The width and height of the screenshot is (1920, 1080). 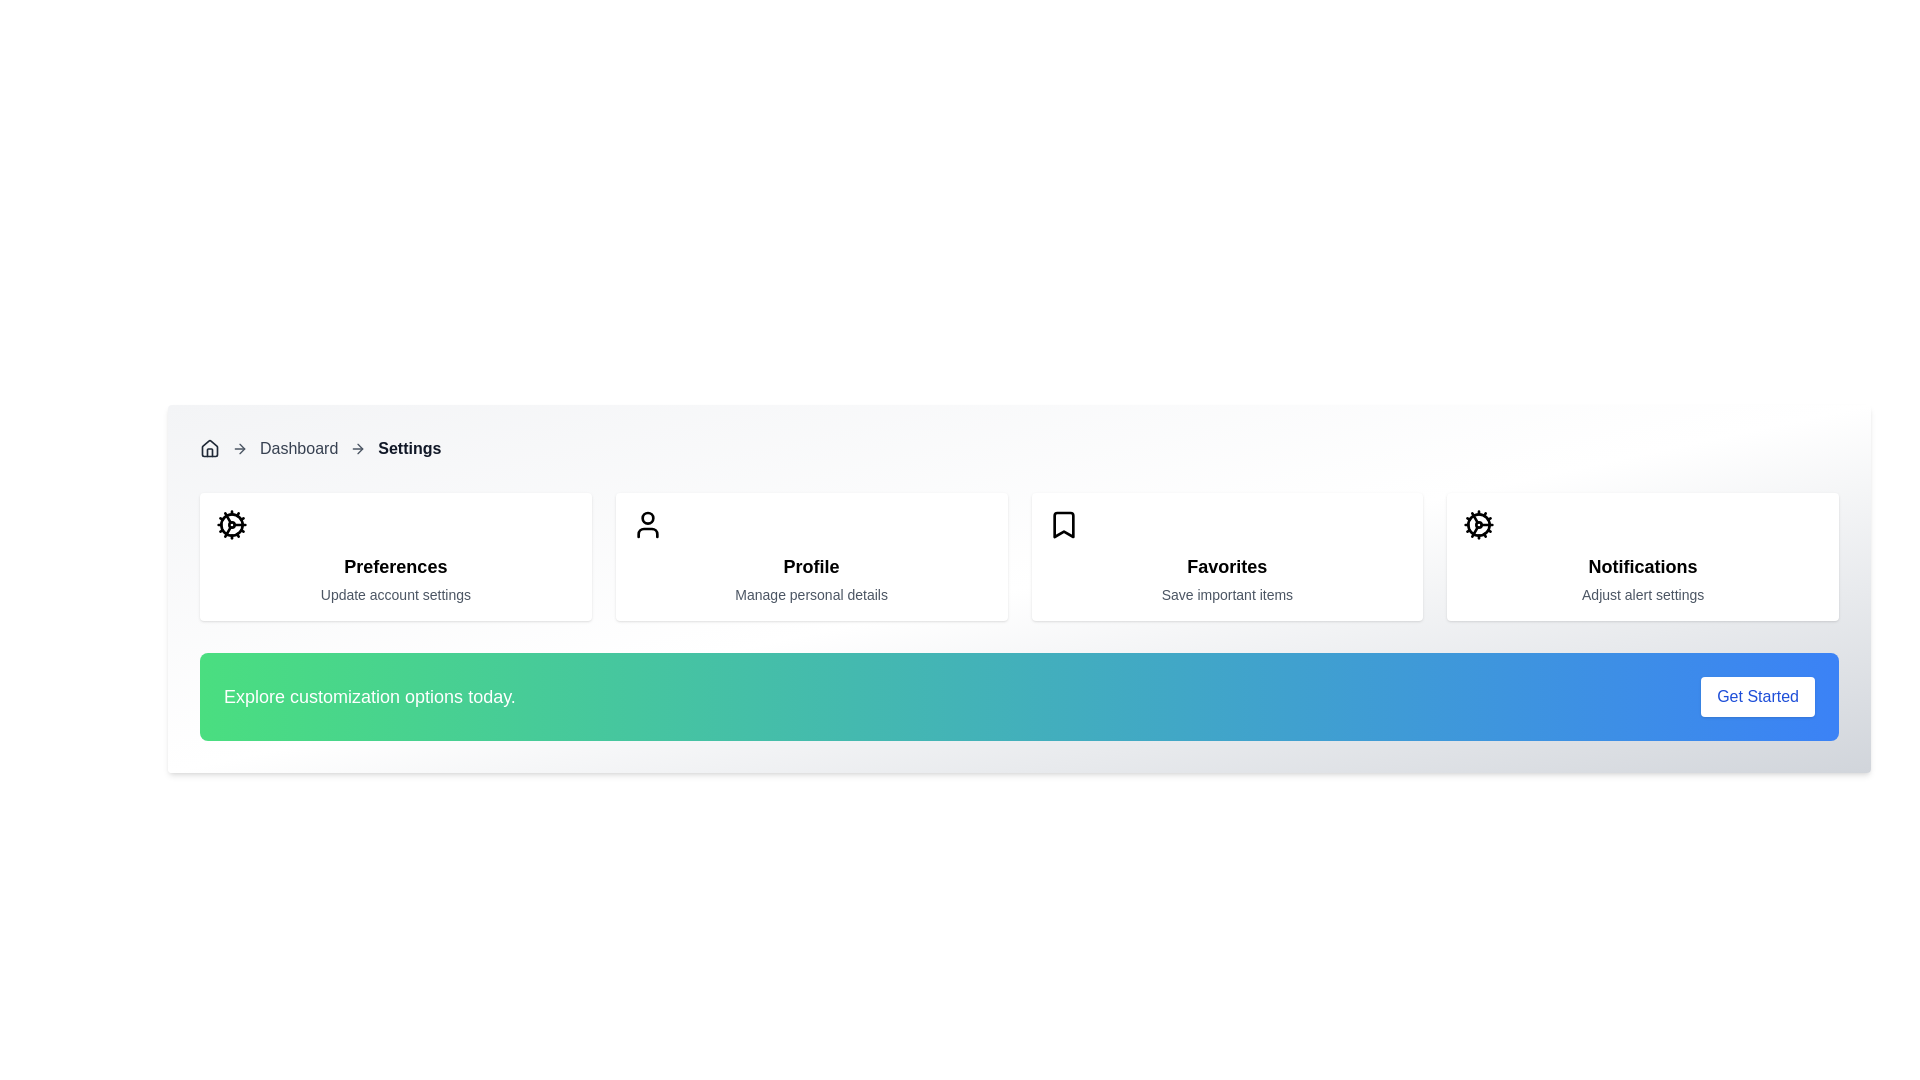 I want to click on the button or clickable card that allows users to manage notification-related settings, located in the fourth column of the grid layout, beneath the breadcrumb navigation, so click(x=1643, y=556).